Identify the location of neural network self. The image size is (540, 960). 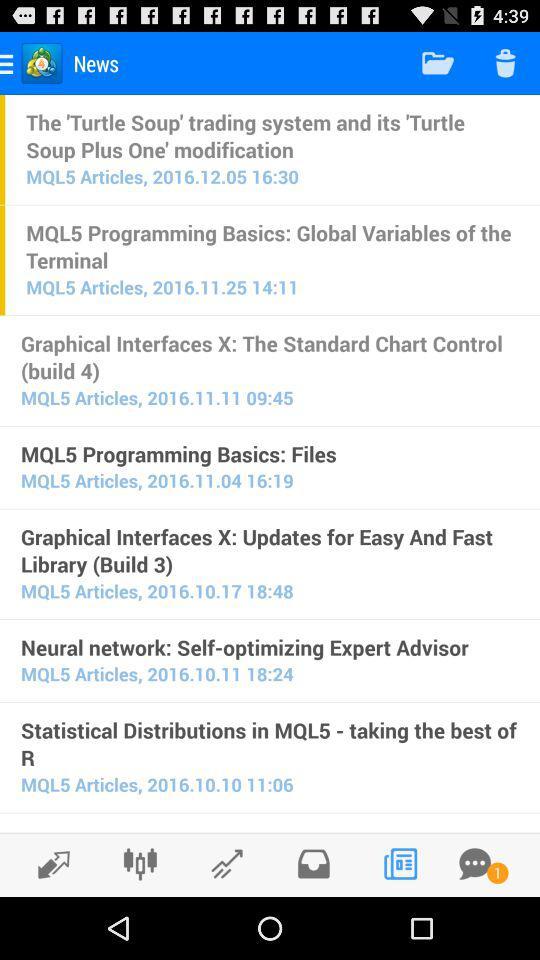
(270, 646).